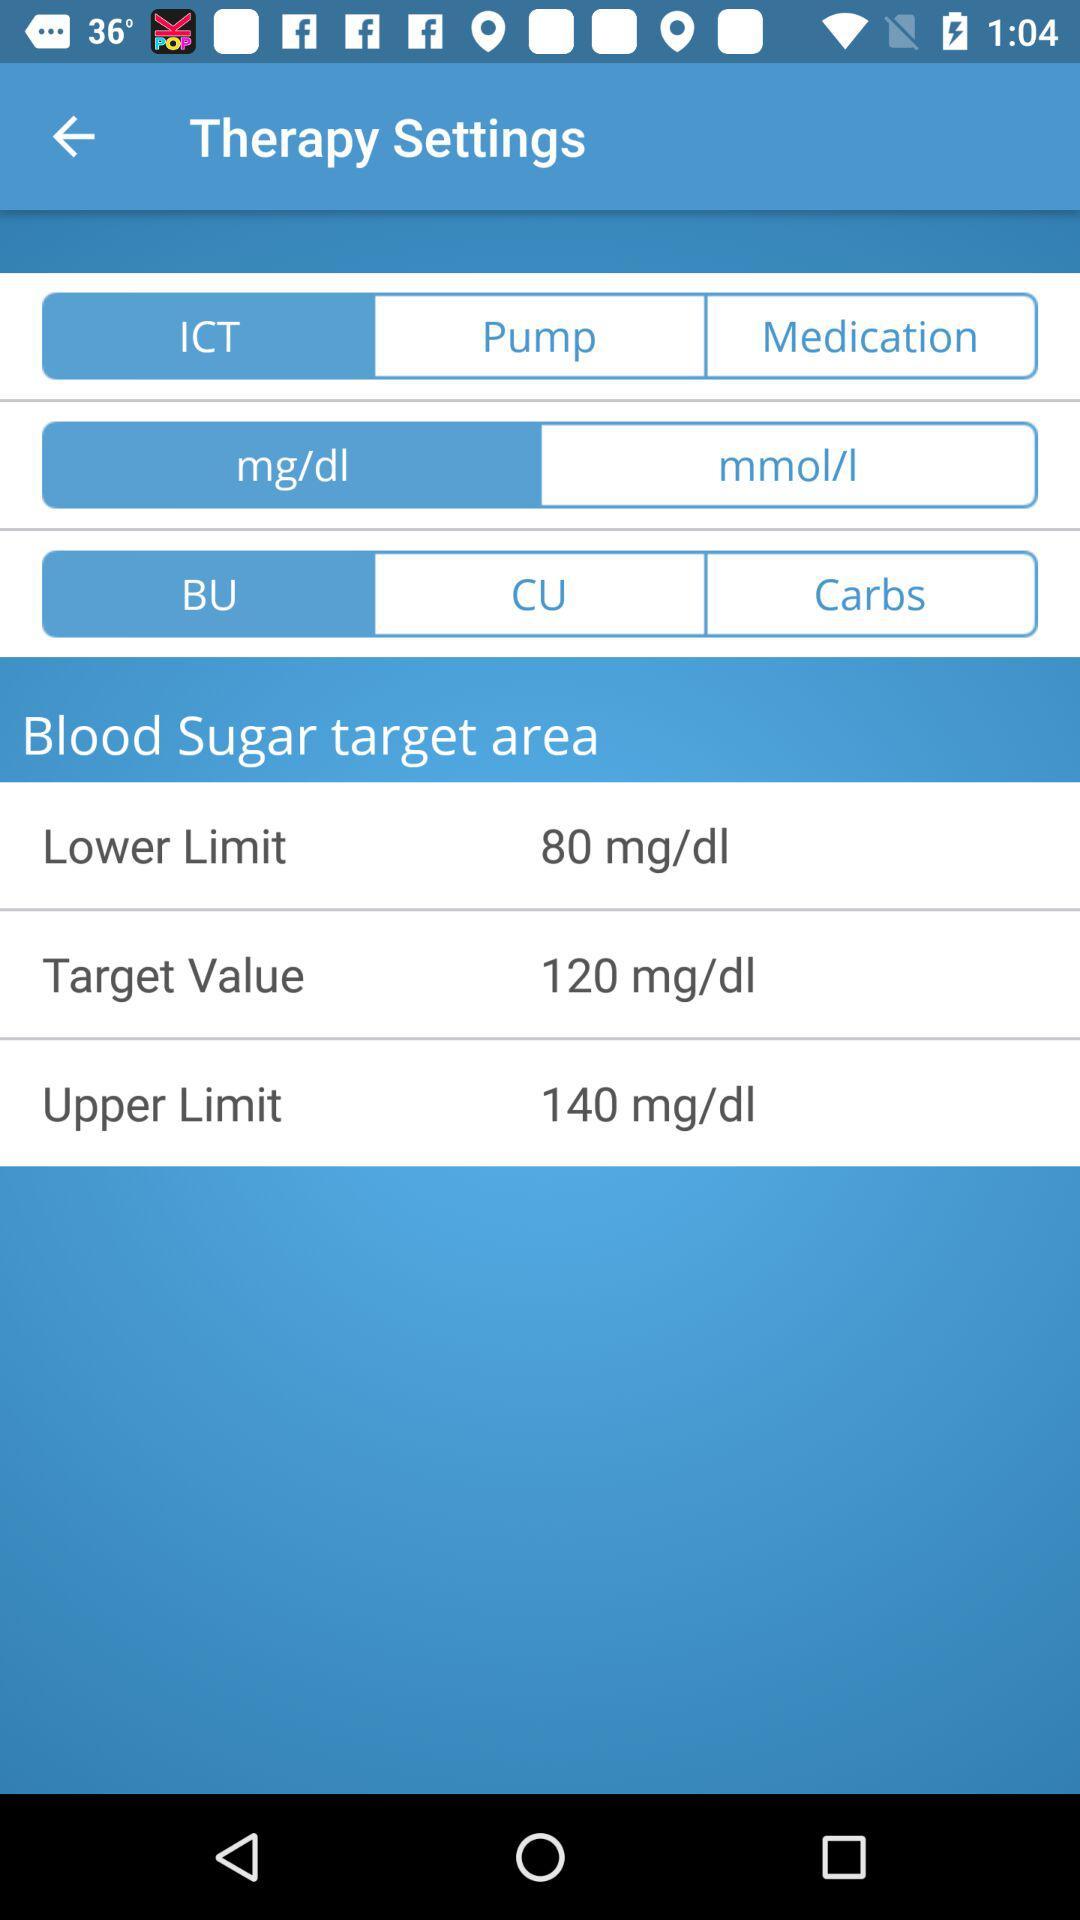 Image resolution: width=1080 pixels, height=1920 pixels. What do you see at coordinates (870, 336) in the screenshot?
I see `the medication option` at bounding box center [870, 336].